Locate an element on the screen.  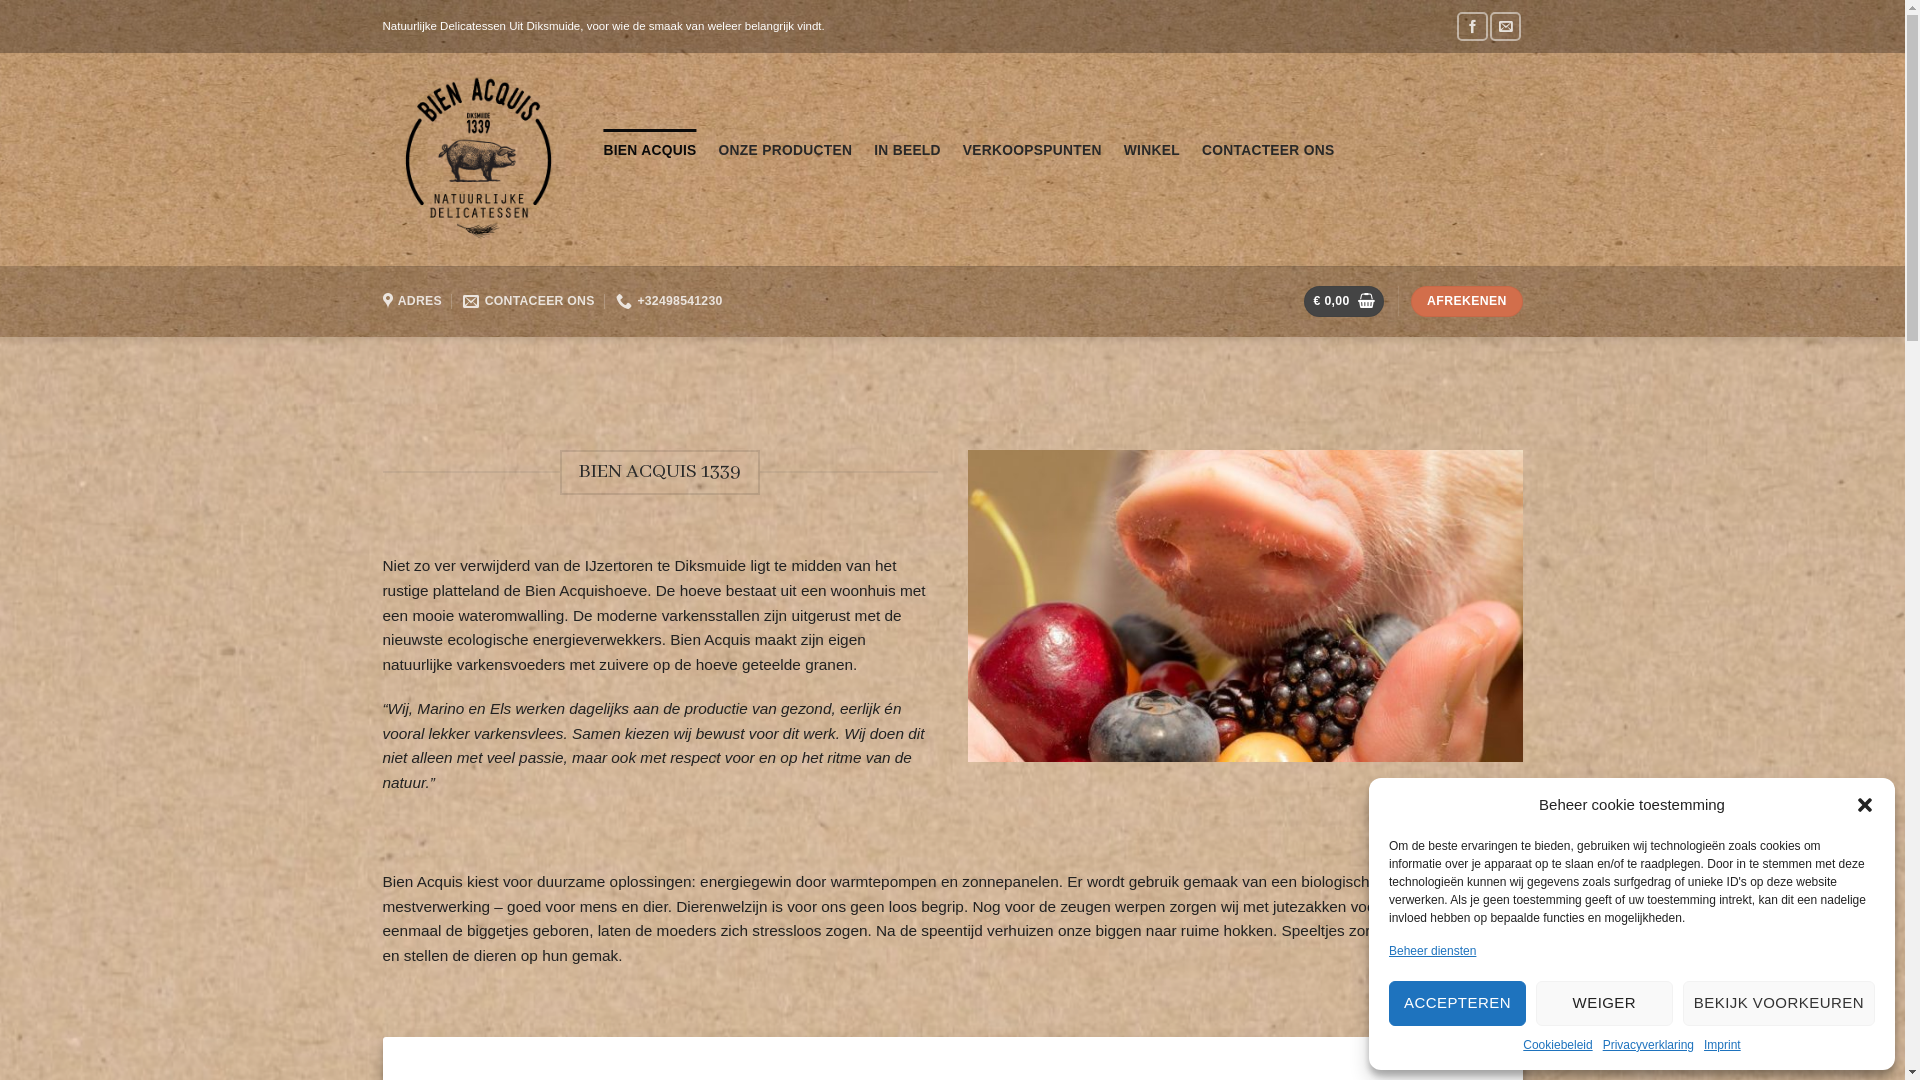
'BEKIJK VOORKEUREN' is located at coordinates (1779, 1003).